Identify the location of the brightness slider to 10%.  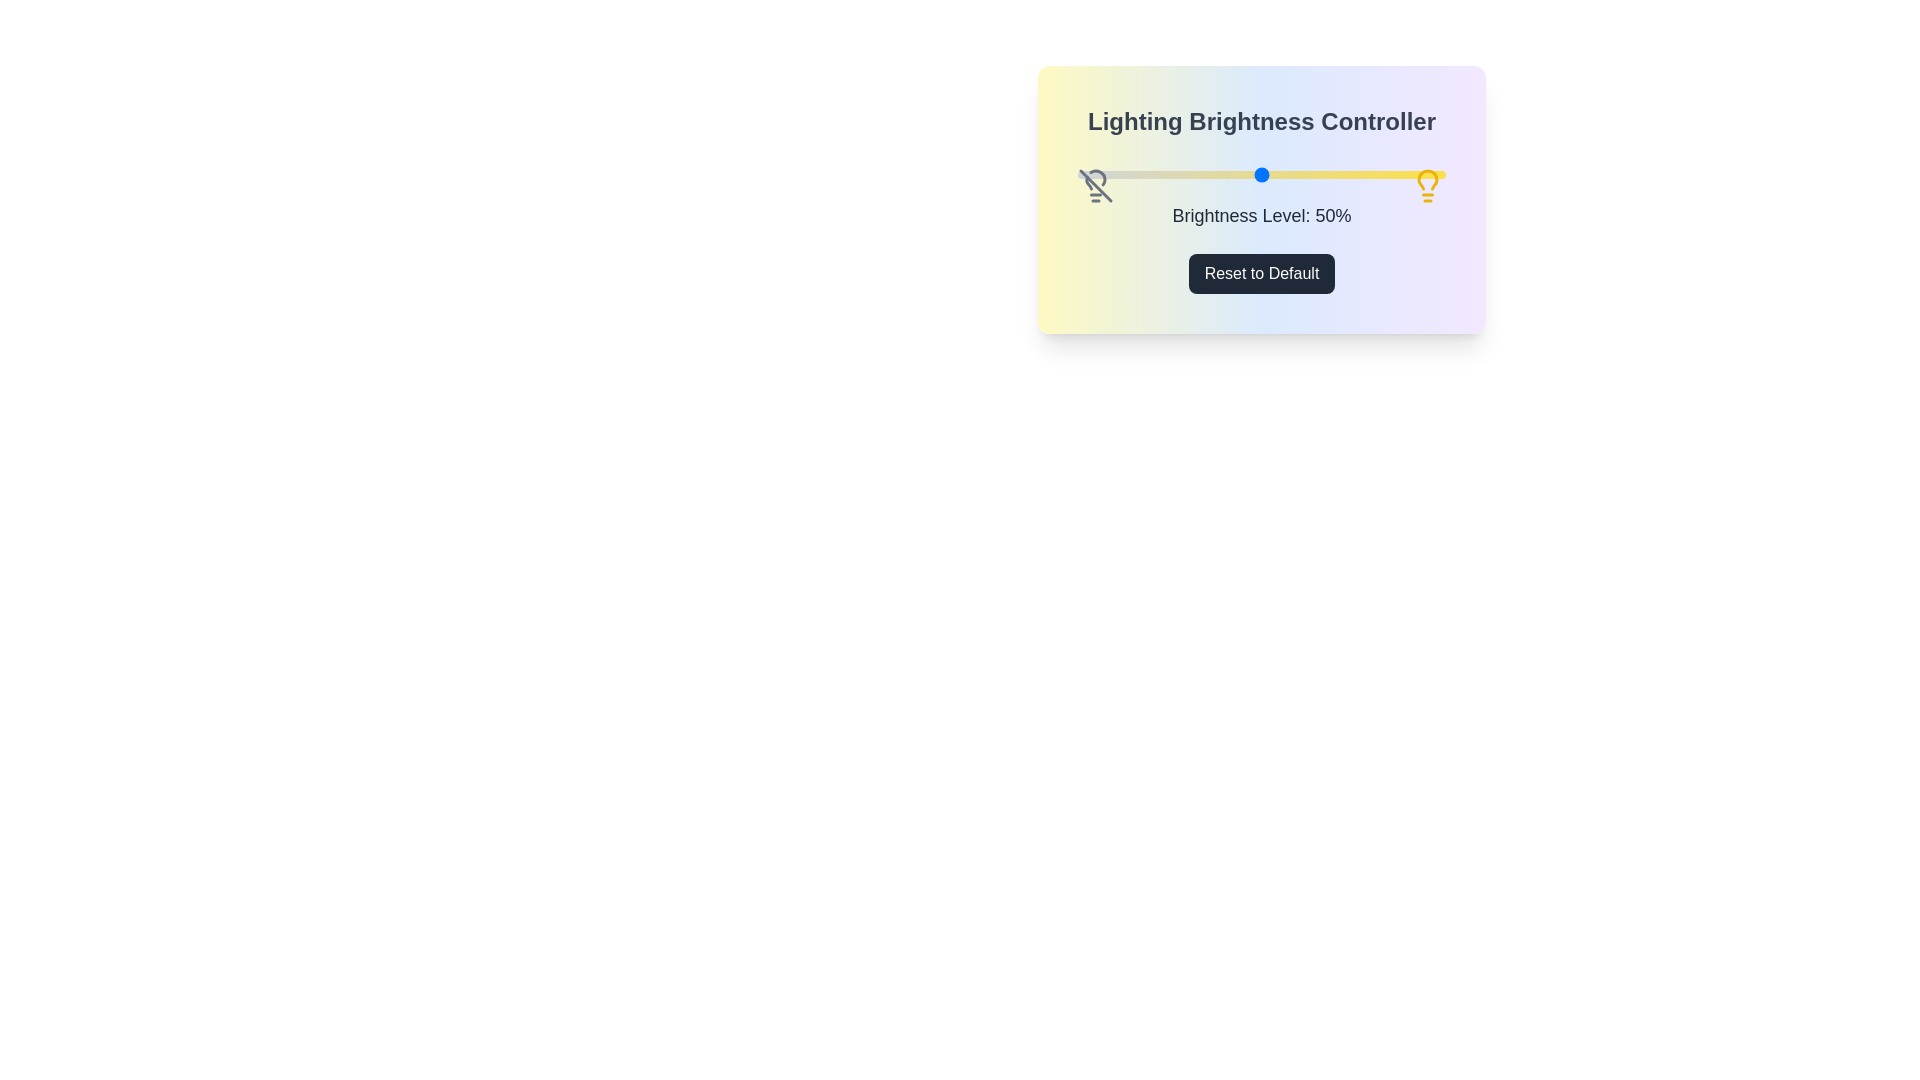
(1113, 173).